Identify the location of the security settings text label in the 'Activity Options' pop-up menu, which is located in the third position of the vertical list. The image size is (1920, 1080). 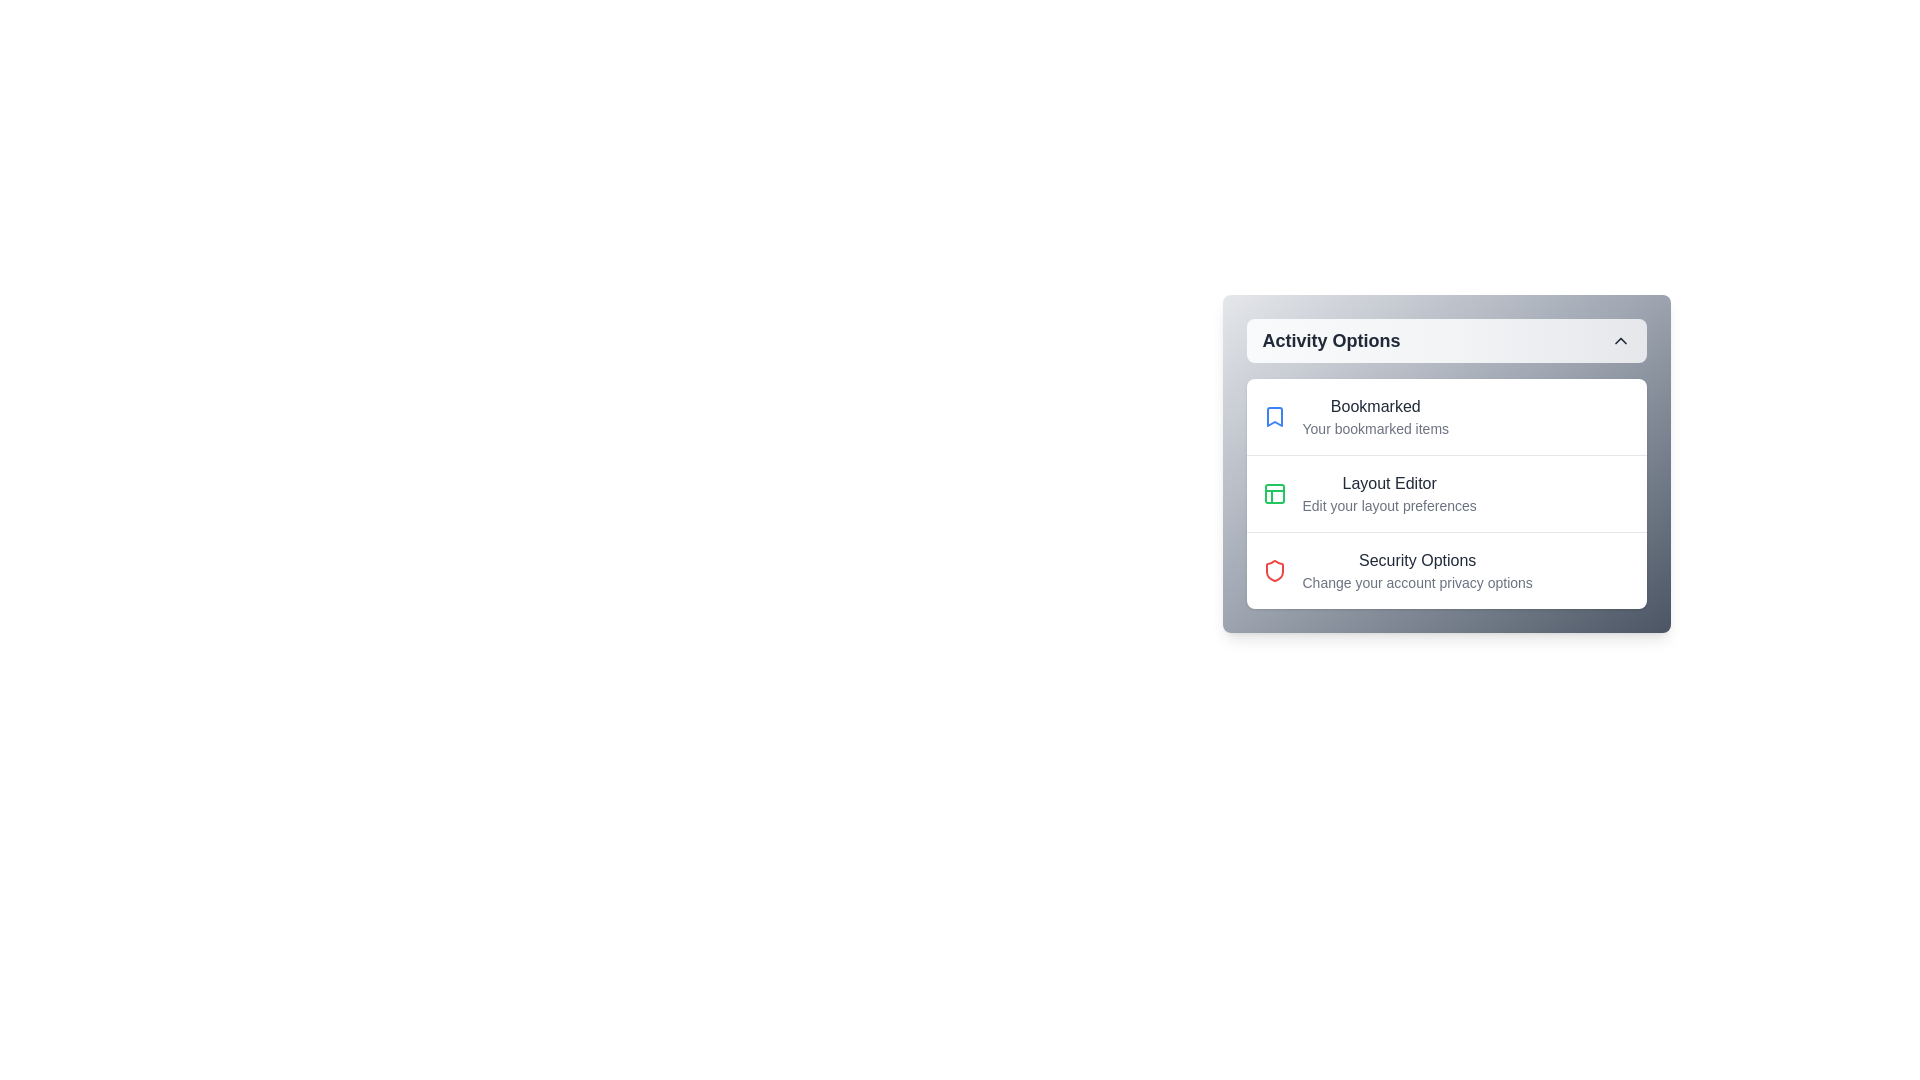
(1416, 560).